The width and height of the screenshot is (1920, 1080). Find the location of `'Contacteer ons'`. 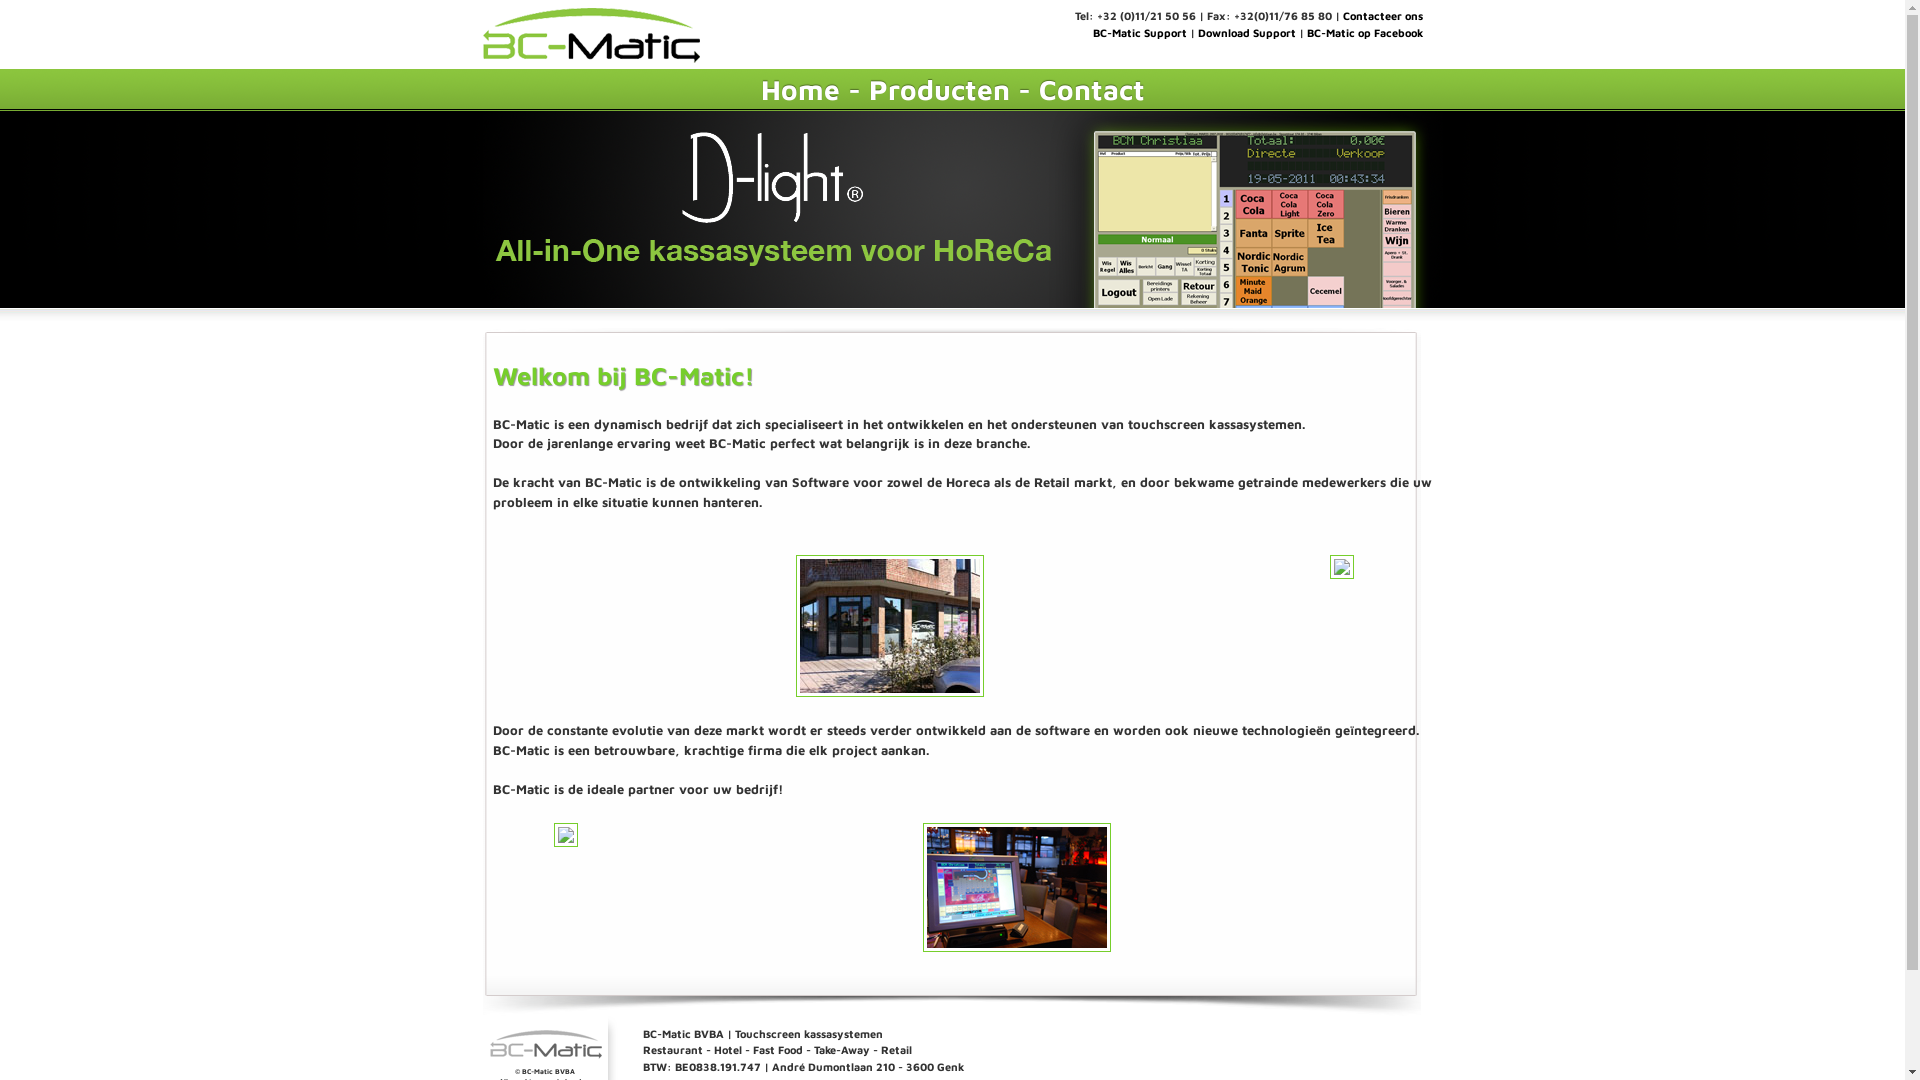

'Contacteer ons' is located at coordinates (1342, 15).